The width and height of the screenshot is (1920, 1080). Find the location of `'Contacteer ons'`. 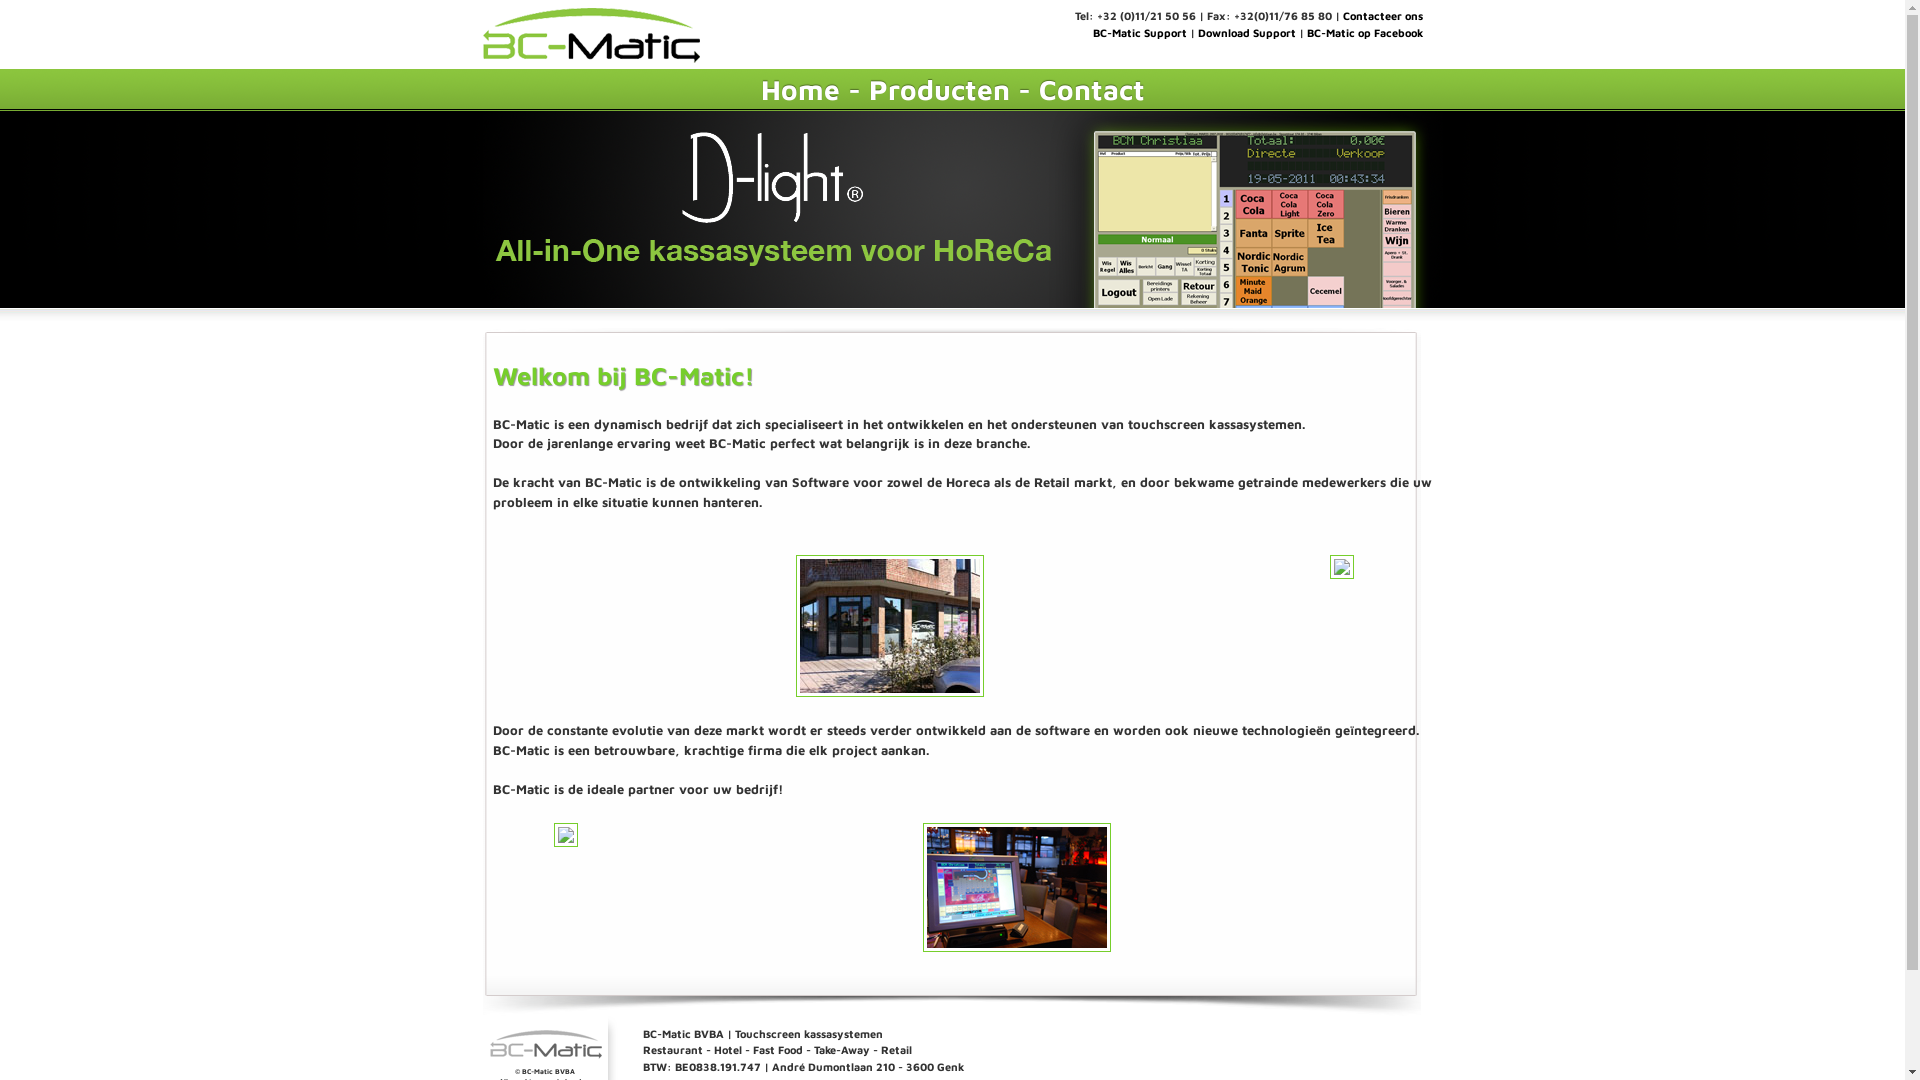

'Contacteer ons' is located at coordinates (1342, 15).